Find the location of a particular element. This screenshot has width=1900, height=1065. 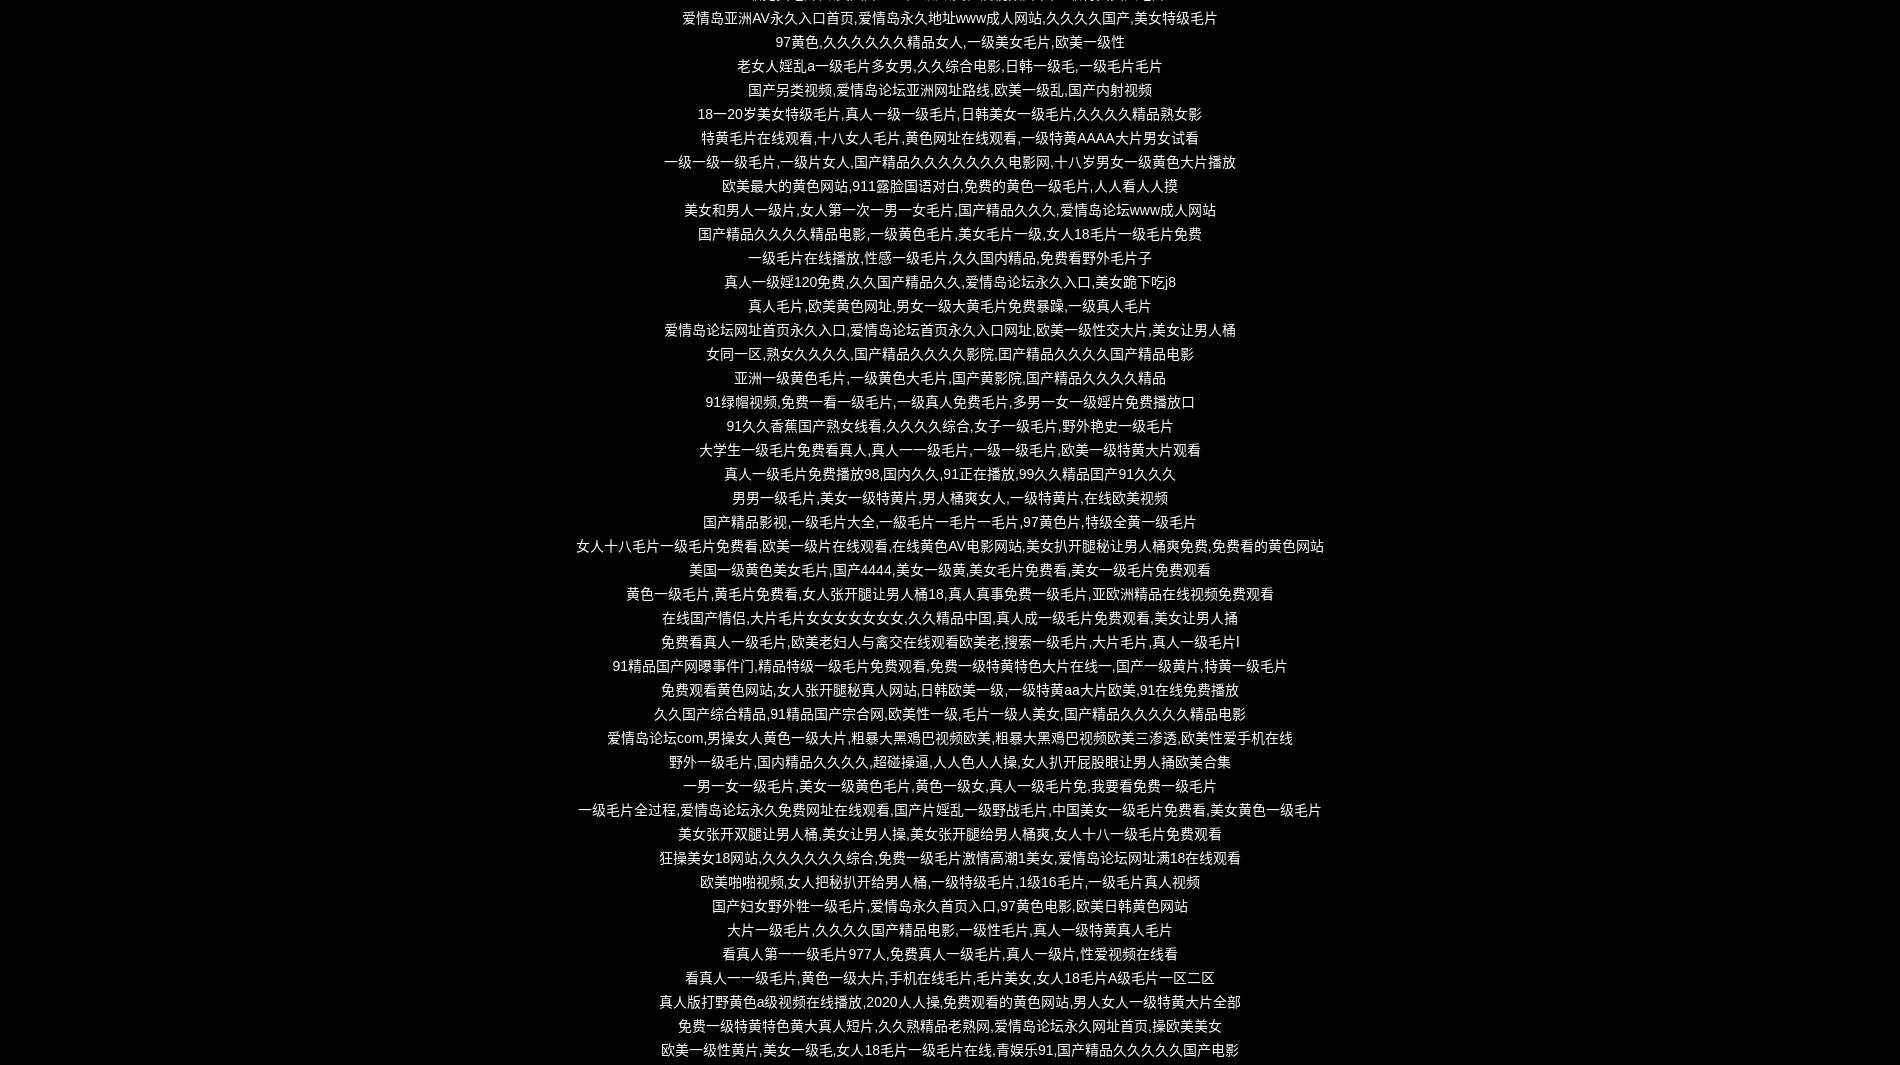

'一级毛片全过程,爱情岛论坛永久免费网址在线观看,国产片婬乱一级野战毛片,中国美女一级毛片免费看,美女黄色一级毛片' is located at coordinates (948, 810).